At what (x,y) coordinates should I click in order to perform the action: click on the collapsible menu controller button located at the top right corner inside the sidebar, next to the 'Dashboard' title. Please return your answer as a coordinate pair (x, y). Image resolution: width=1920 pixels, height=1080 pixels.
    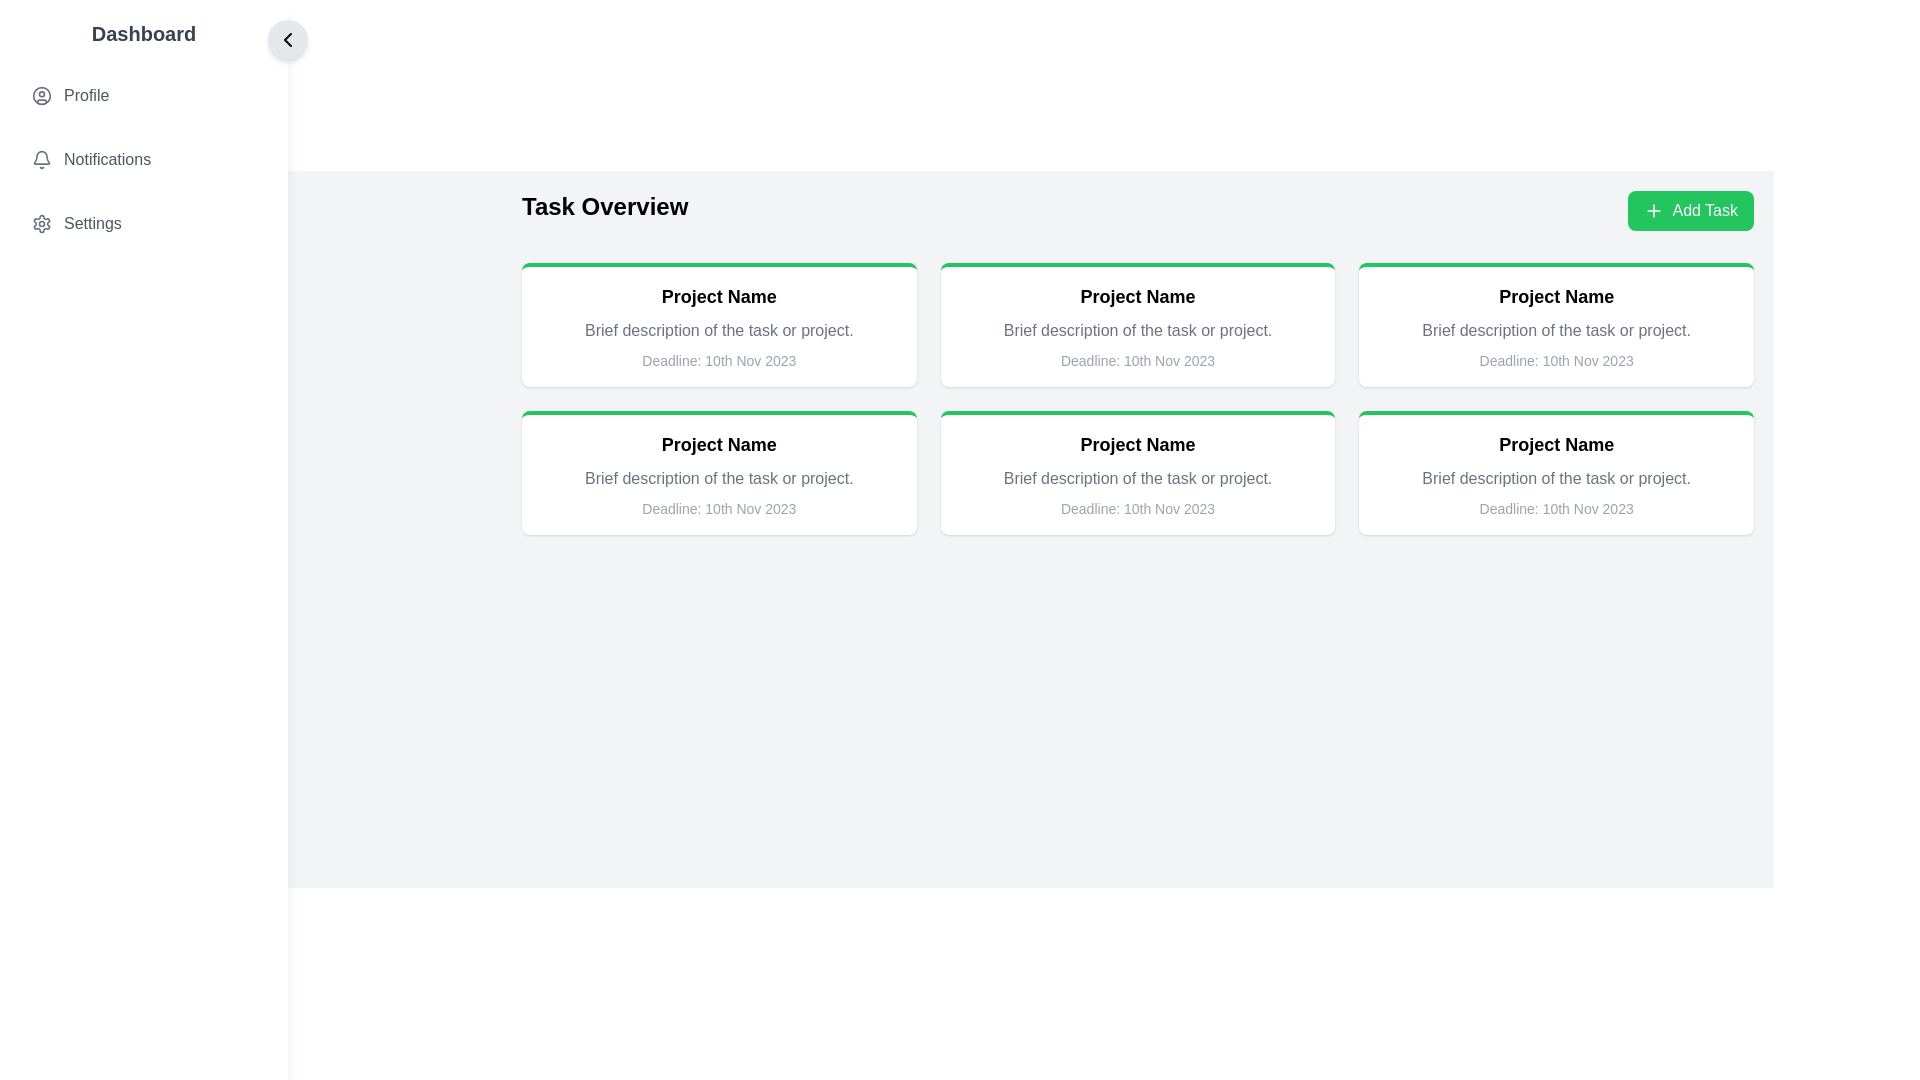
    Looking at the image, I should click on (287, 39).